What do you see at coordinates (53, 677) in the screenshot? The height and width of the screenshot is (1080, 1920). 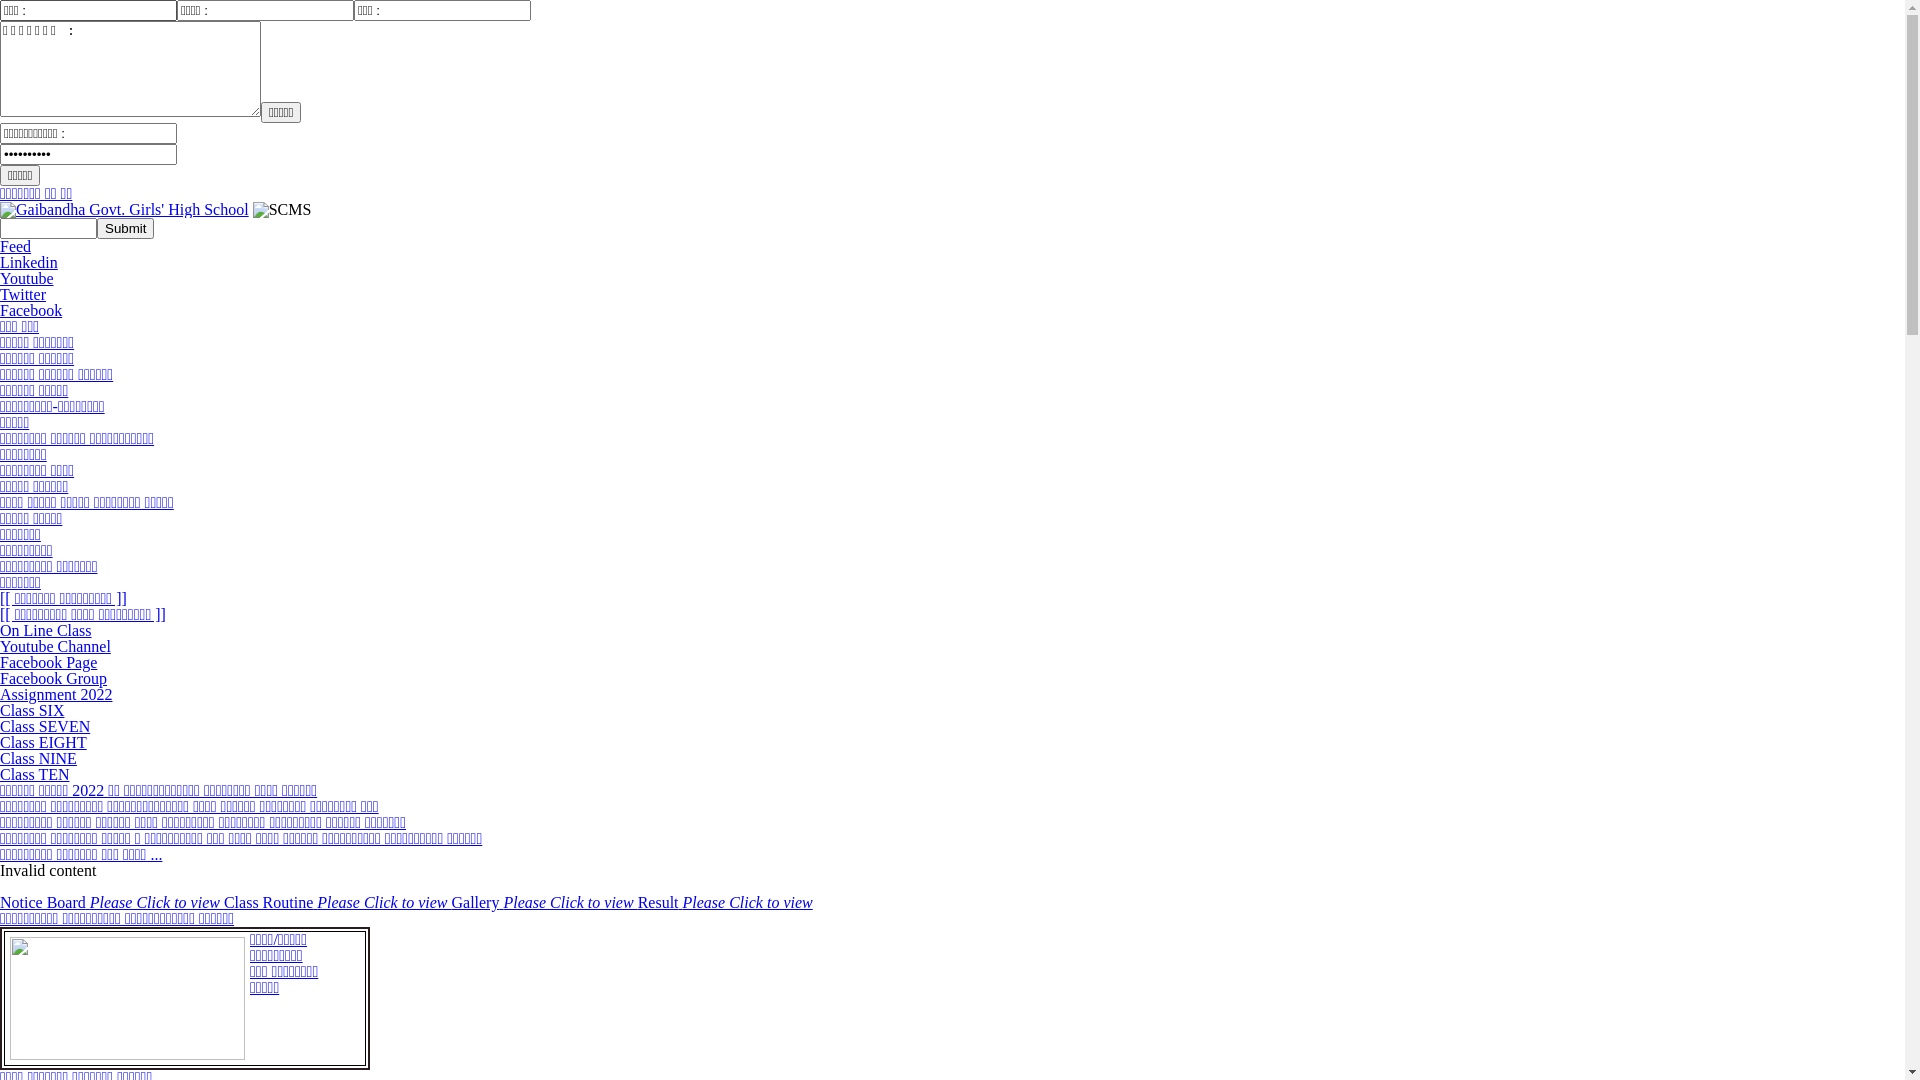 I see `'Facebook Group'` at bounding box center [53, 677].